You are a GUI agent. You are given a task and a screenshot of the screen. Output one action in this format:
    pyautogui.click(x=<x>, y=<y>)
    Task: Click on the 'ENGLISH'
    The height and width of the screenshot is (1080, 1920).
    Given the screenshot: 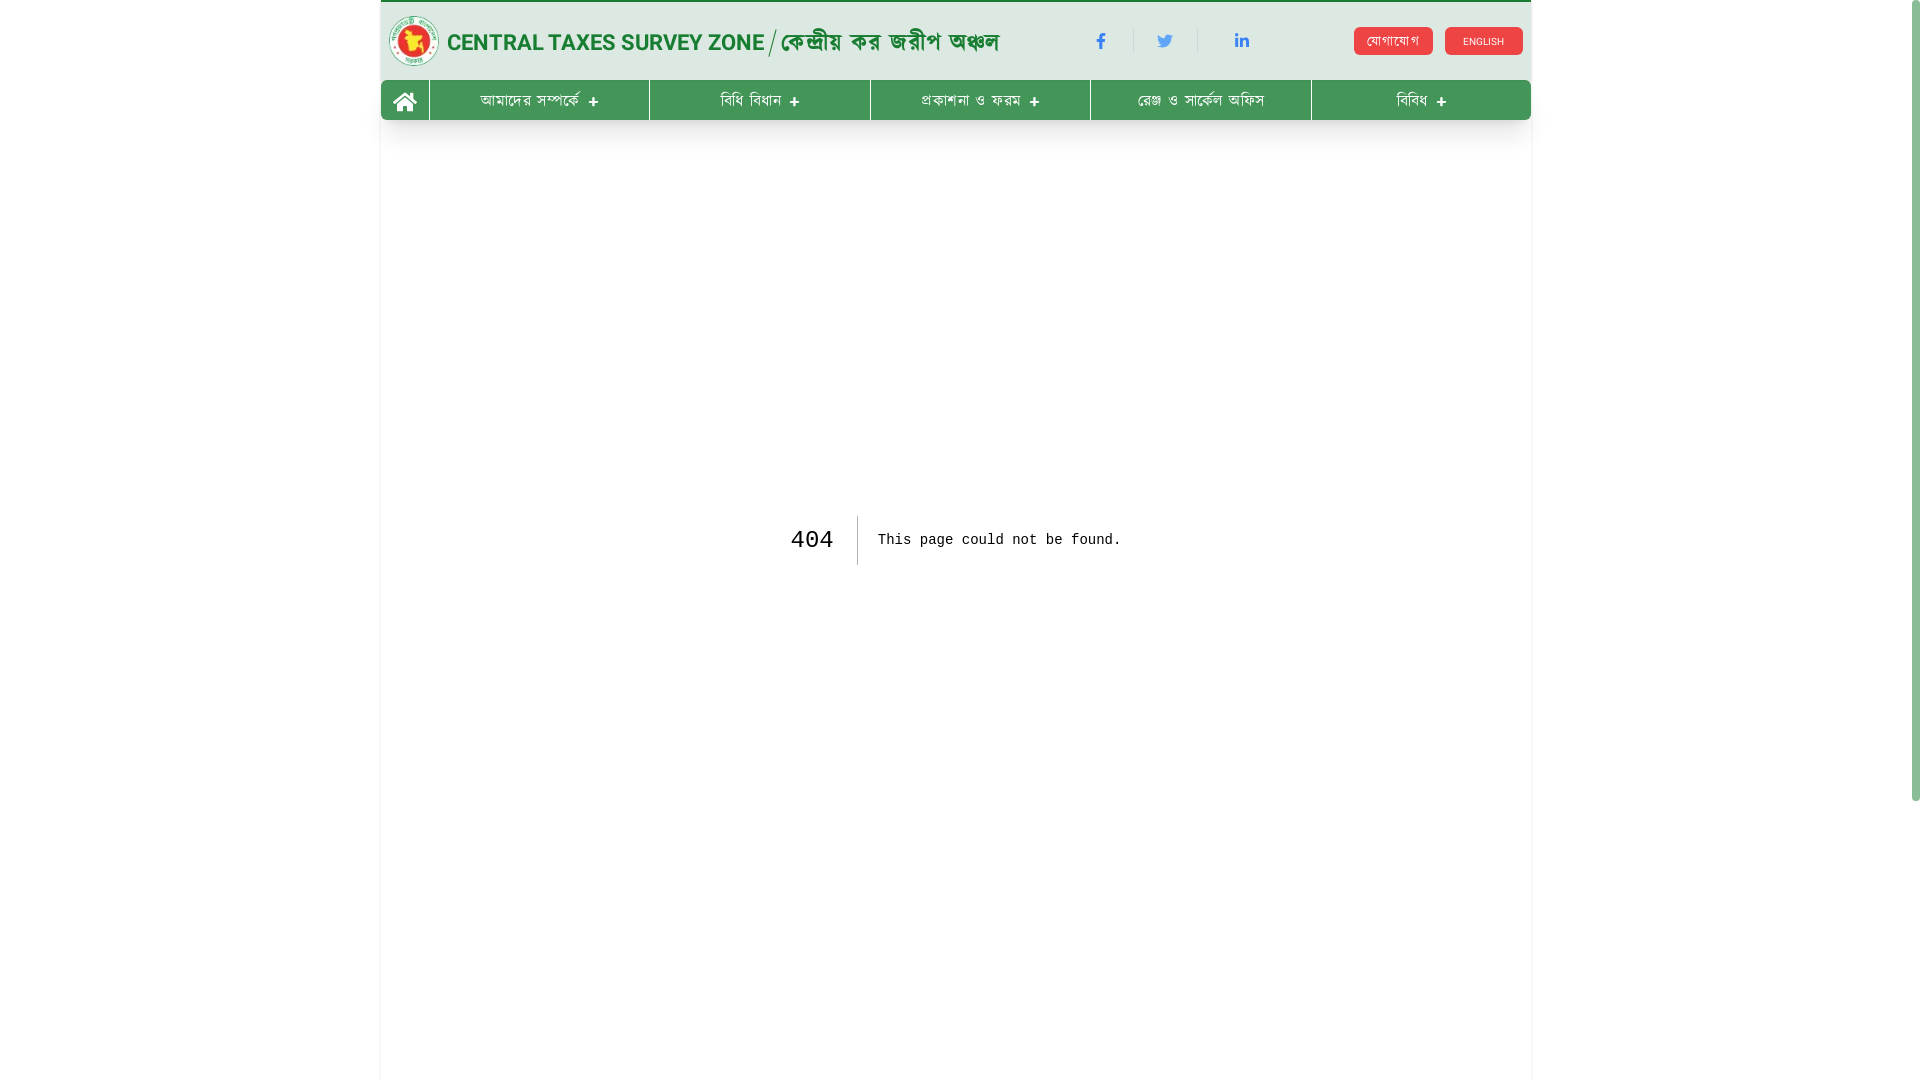 What is the action you would take?
    pyautogui.click(x=1483, y=41)
    